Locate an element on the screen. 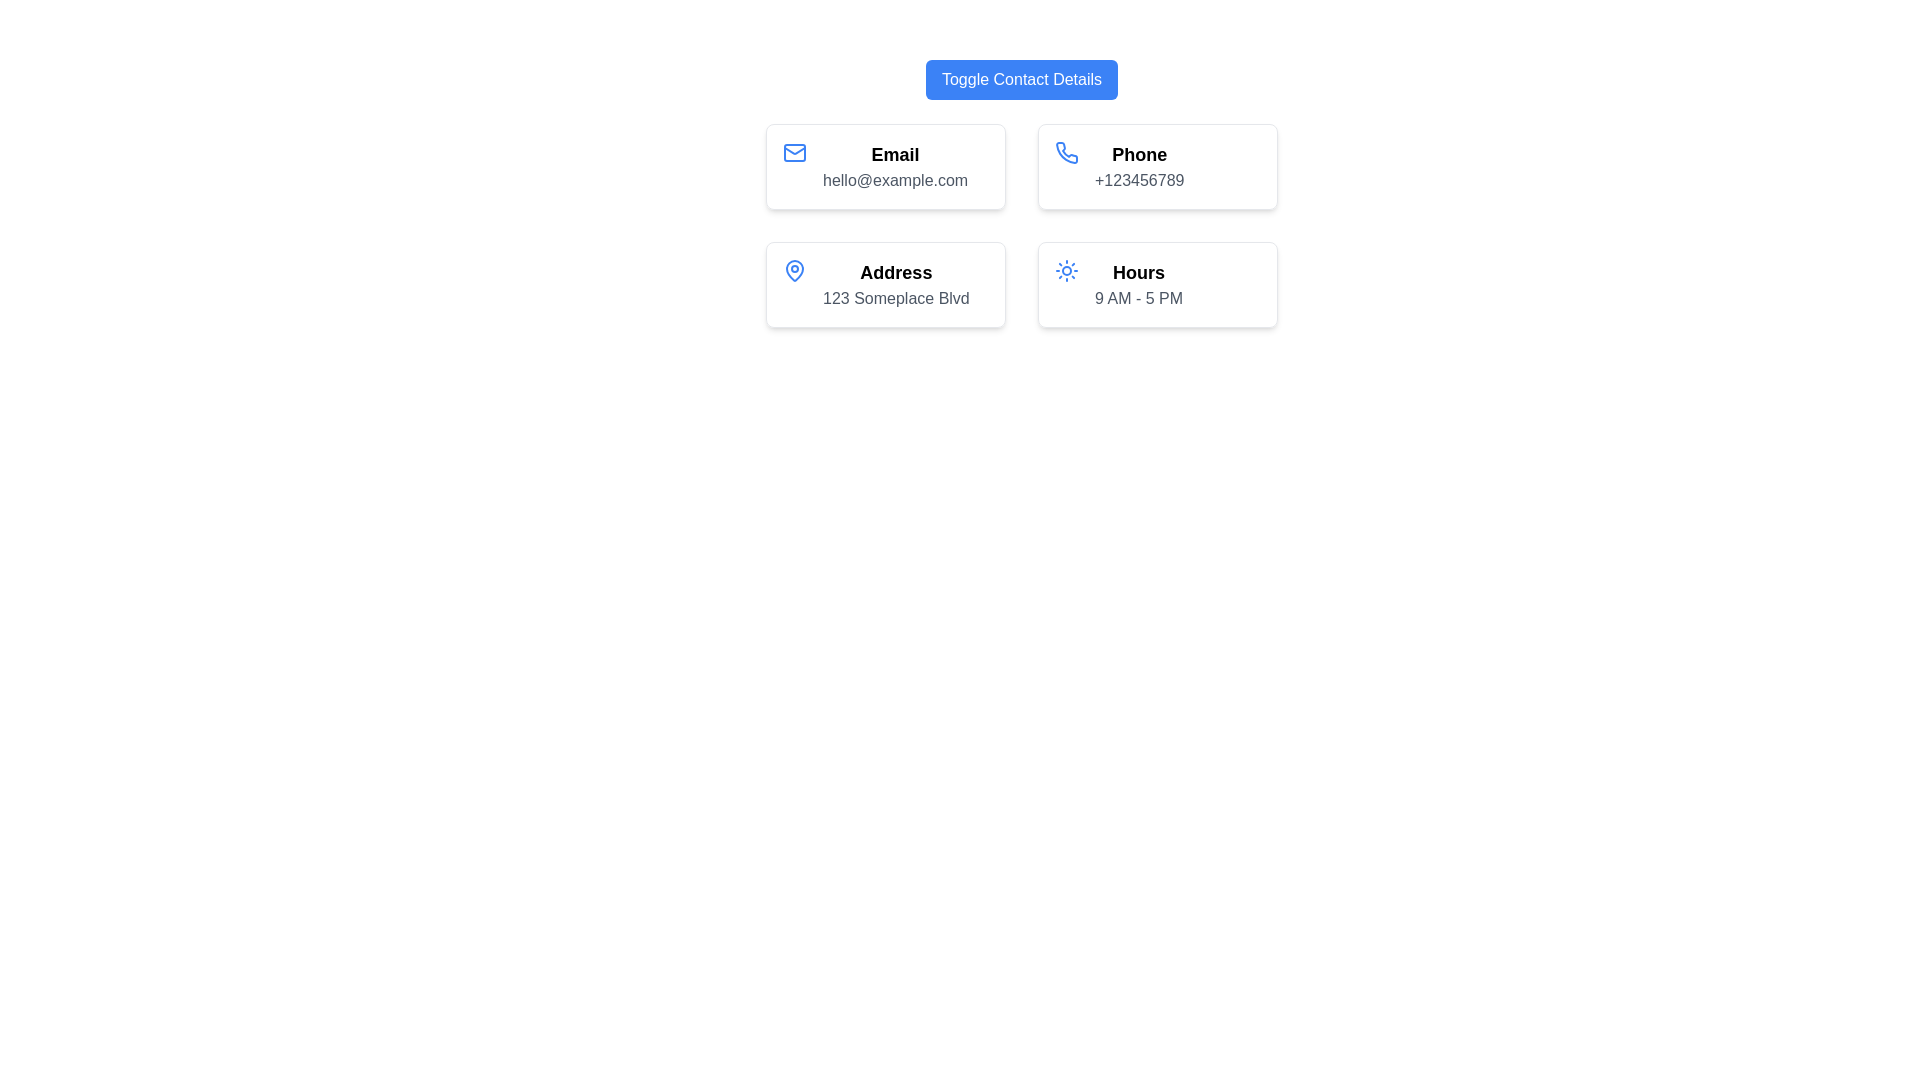  the informational card displaying 'Address' with an icon resembling a location pin, positioned in the bottom-left quadrant of the grid layout is located at coordinates (885, 285).